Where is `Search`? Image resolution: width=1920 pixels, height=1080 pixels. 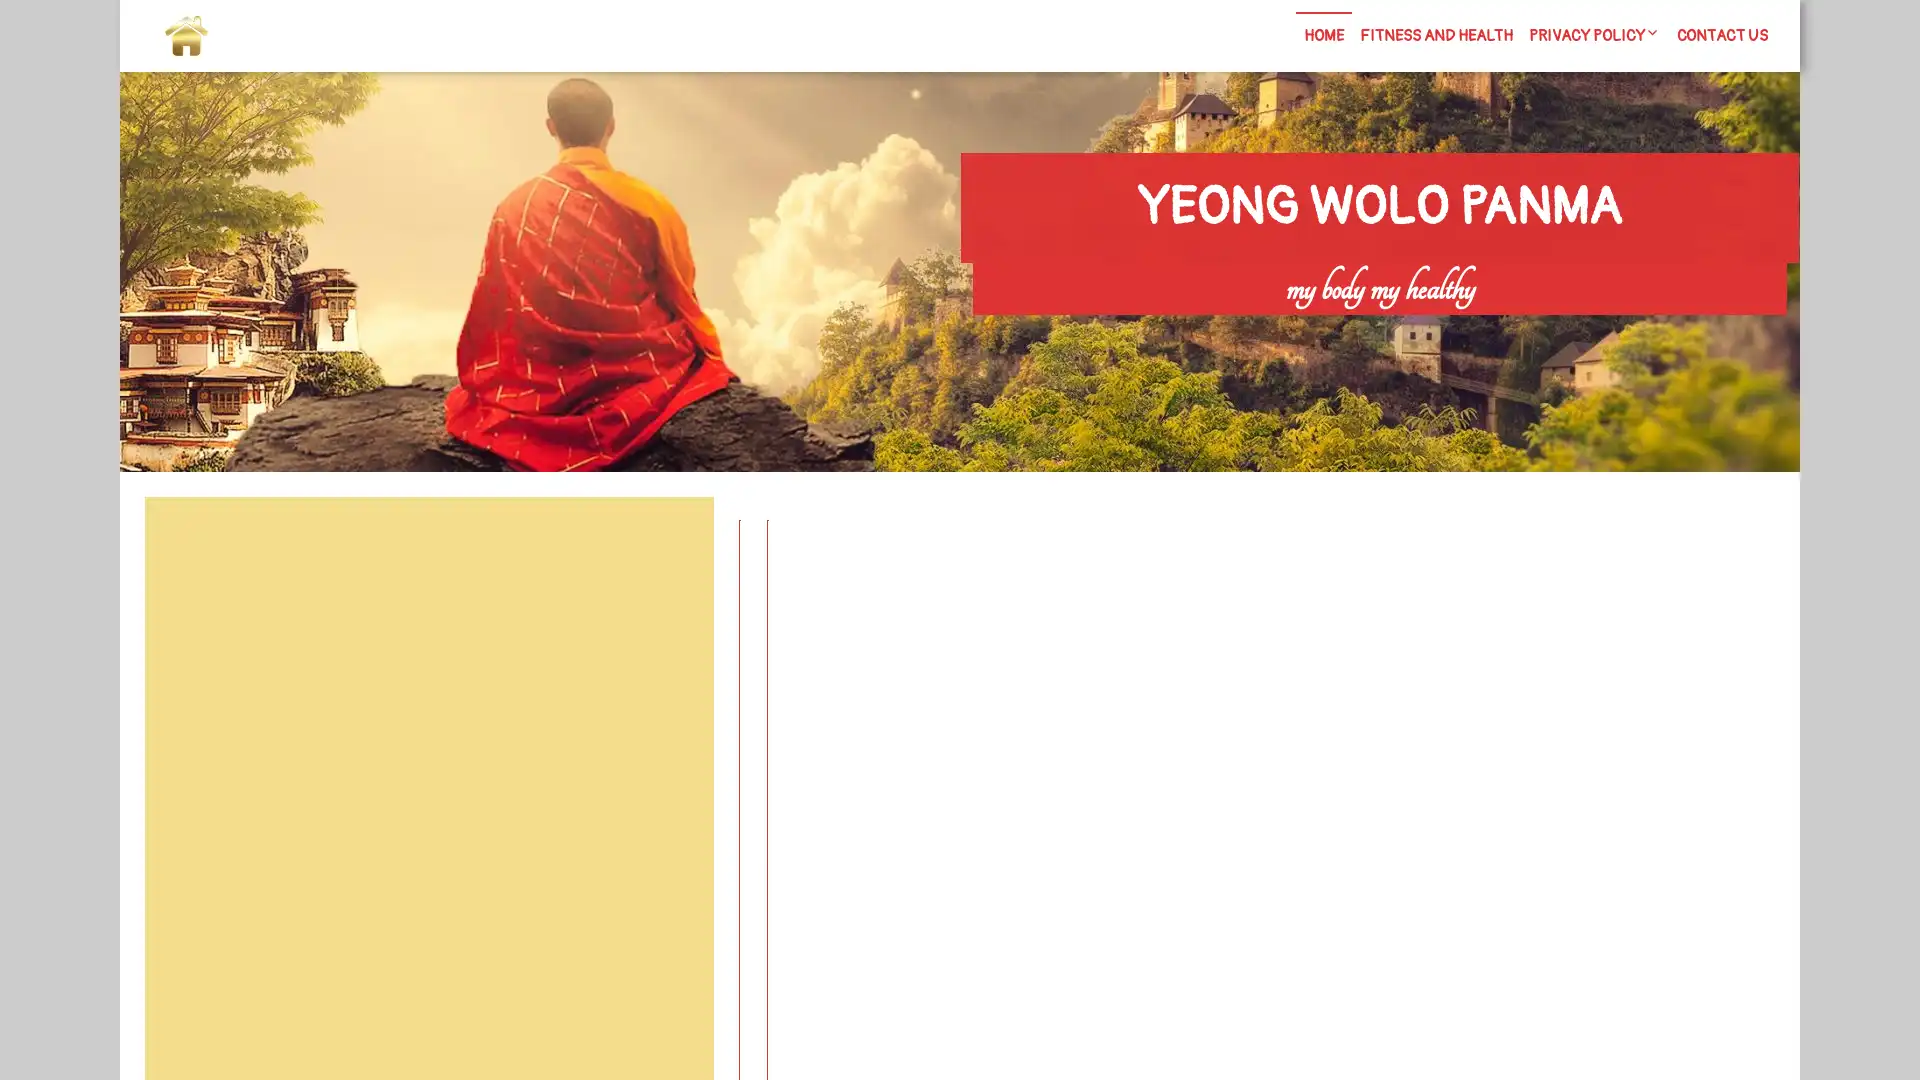 Search is located at coordinates (667, 545).